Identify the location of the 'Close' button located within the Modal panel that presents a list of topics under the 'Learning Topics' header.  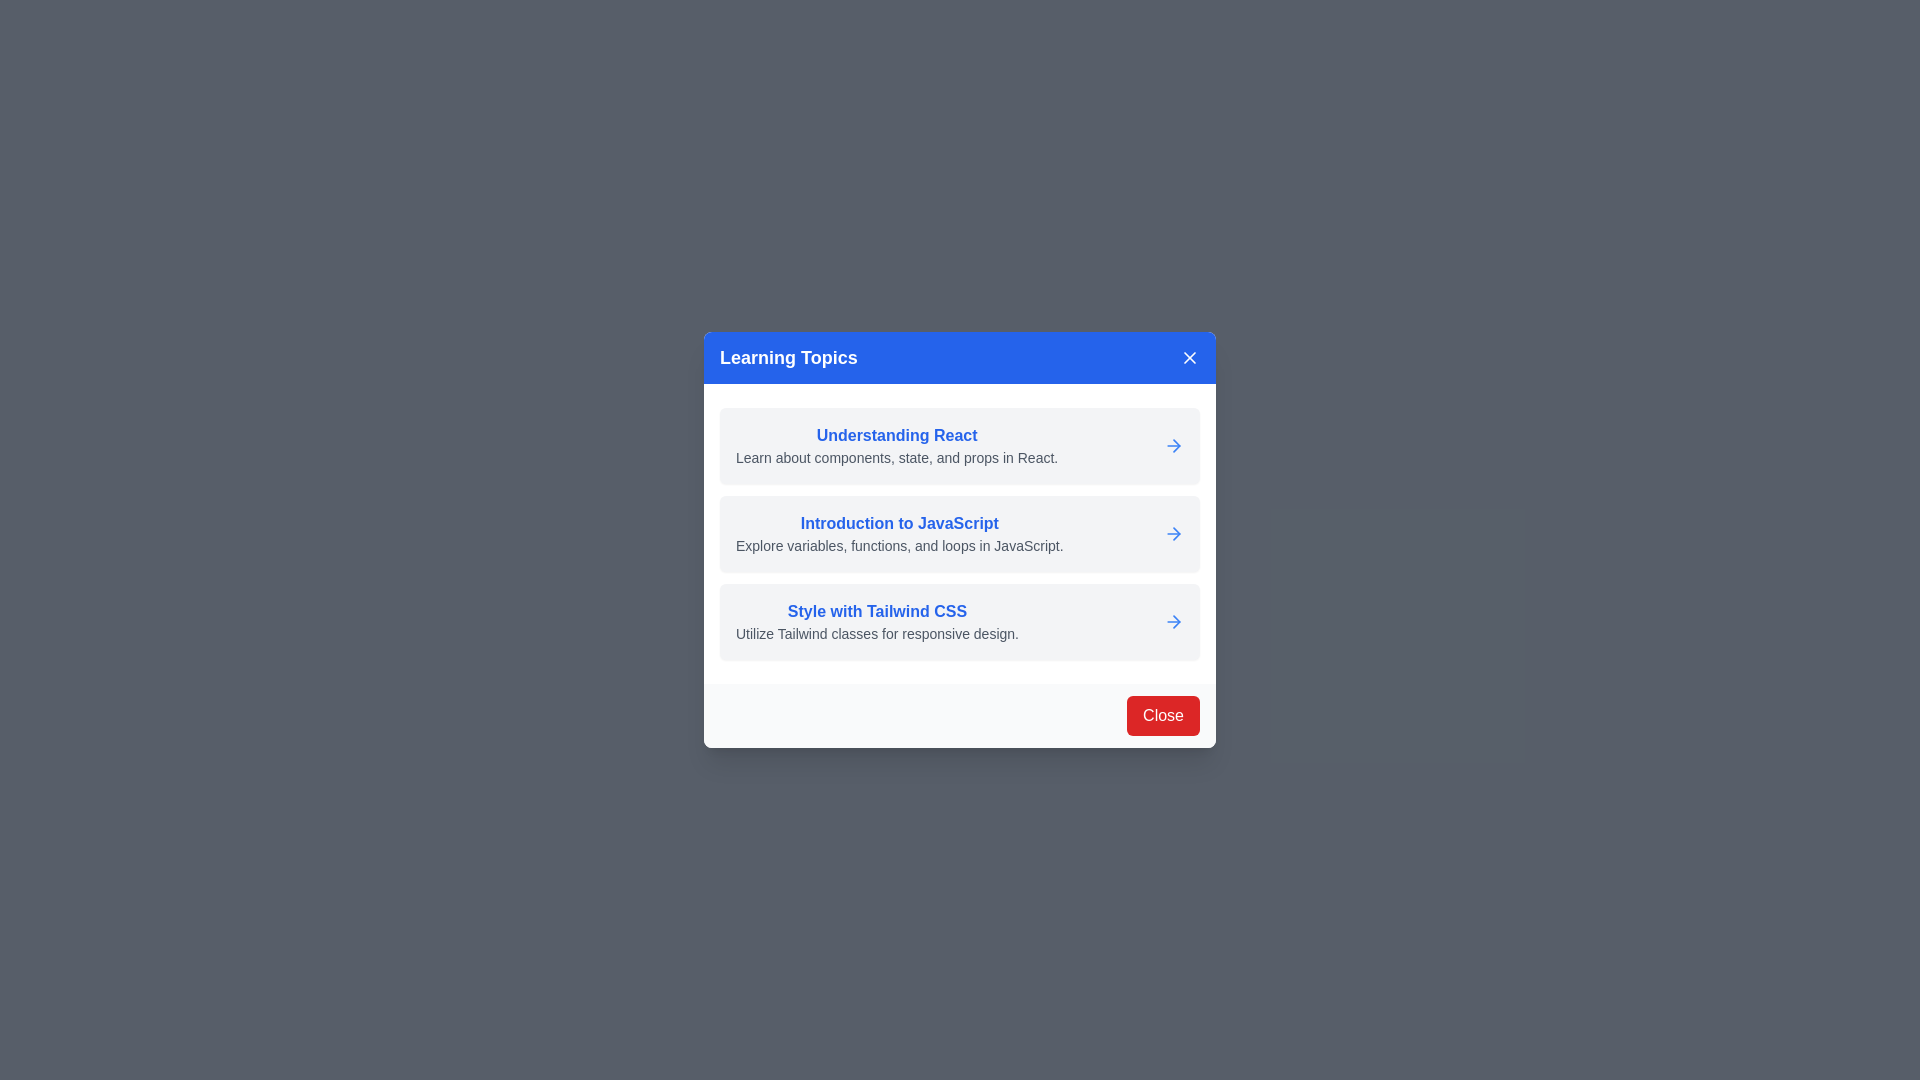
(960, 540).